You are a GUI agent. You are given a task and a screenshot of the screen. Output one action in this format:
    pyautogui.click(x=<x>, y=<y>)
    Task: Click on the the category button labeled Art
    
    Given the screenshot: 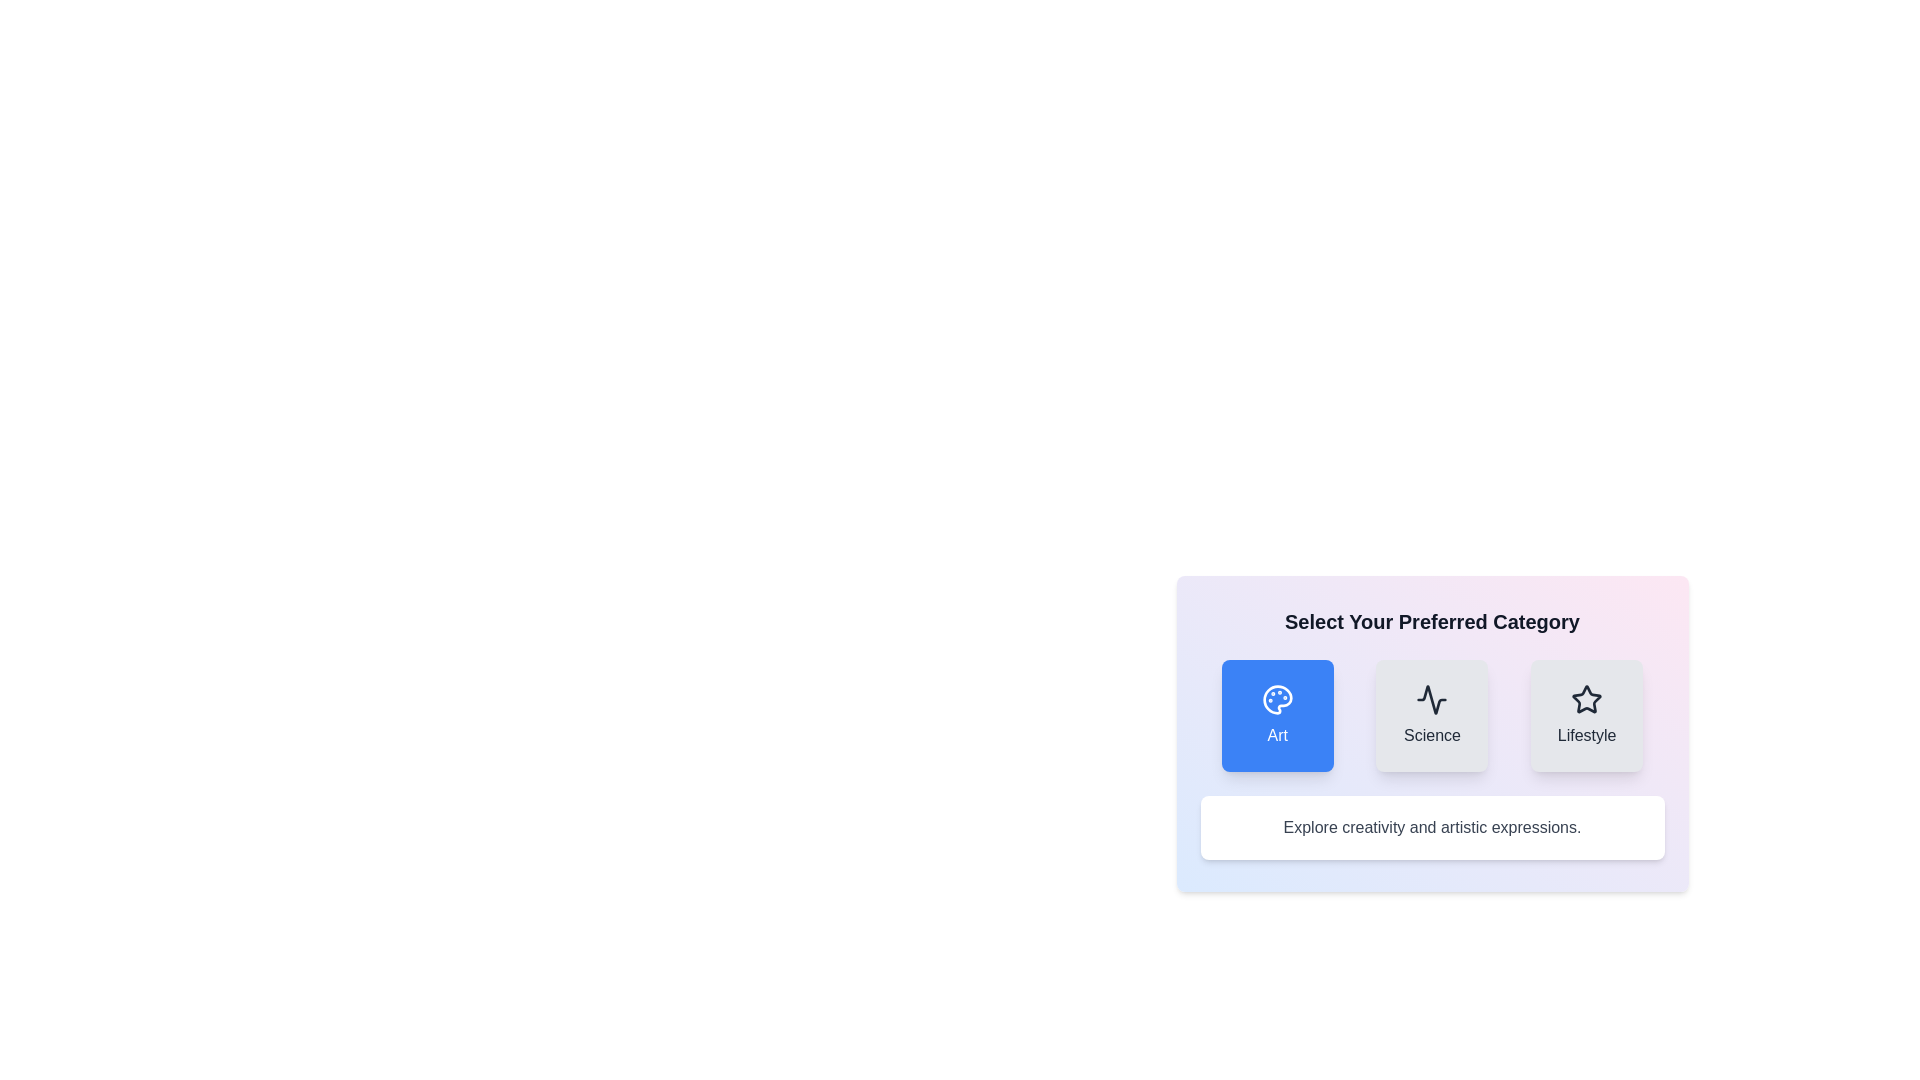 What is the action you would take?
    pyautogui.click(x=1276, y=715)
    